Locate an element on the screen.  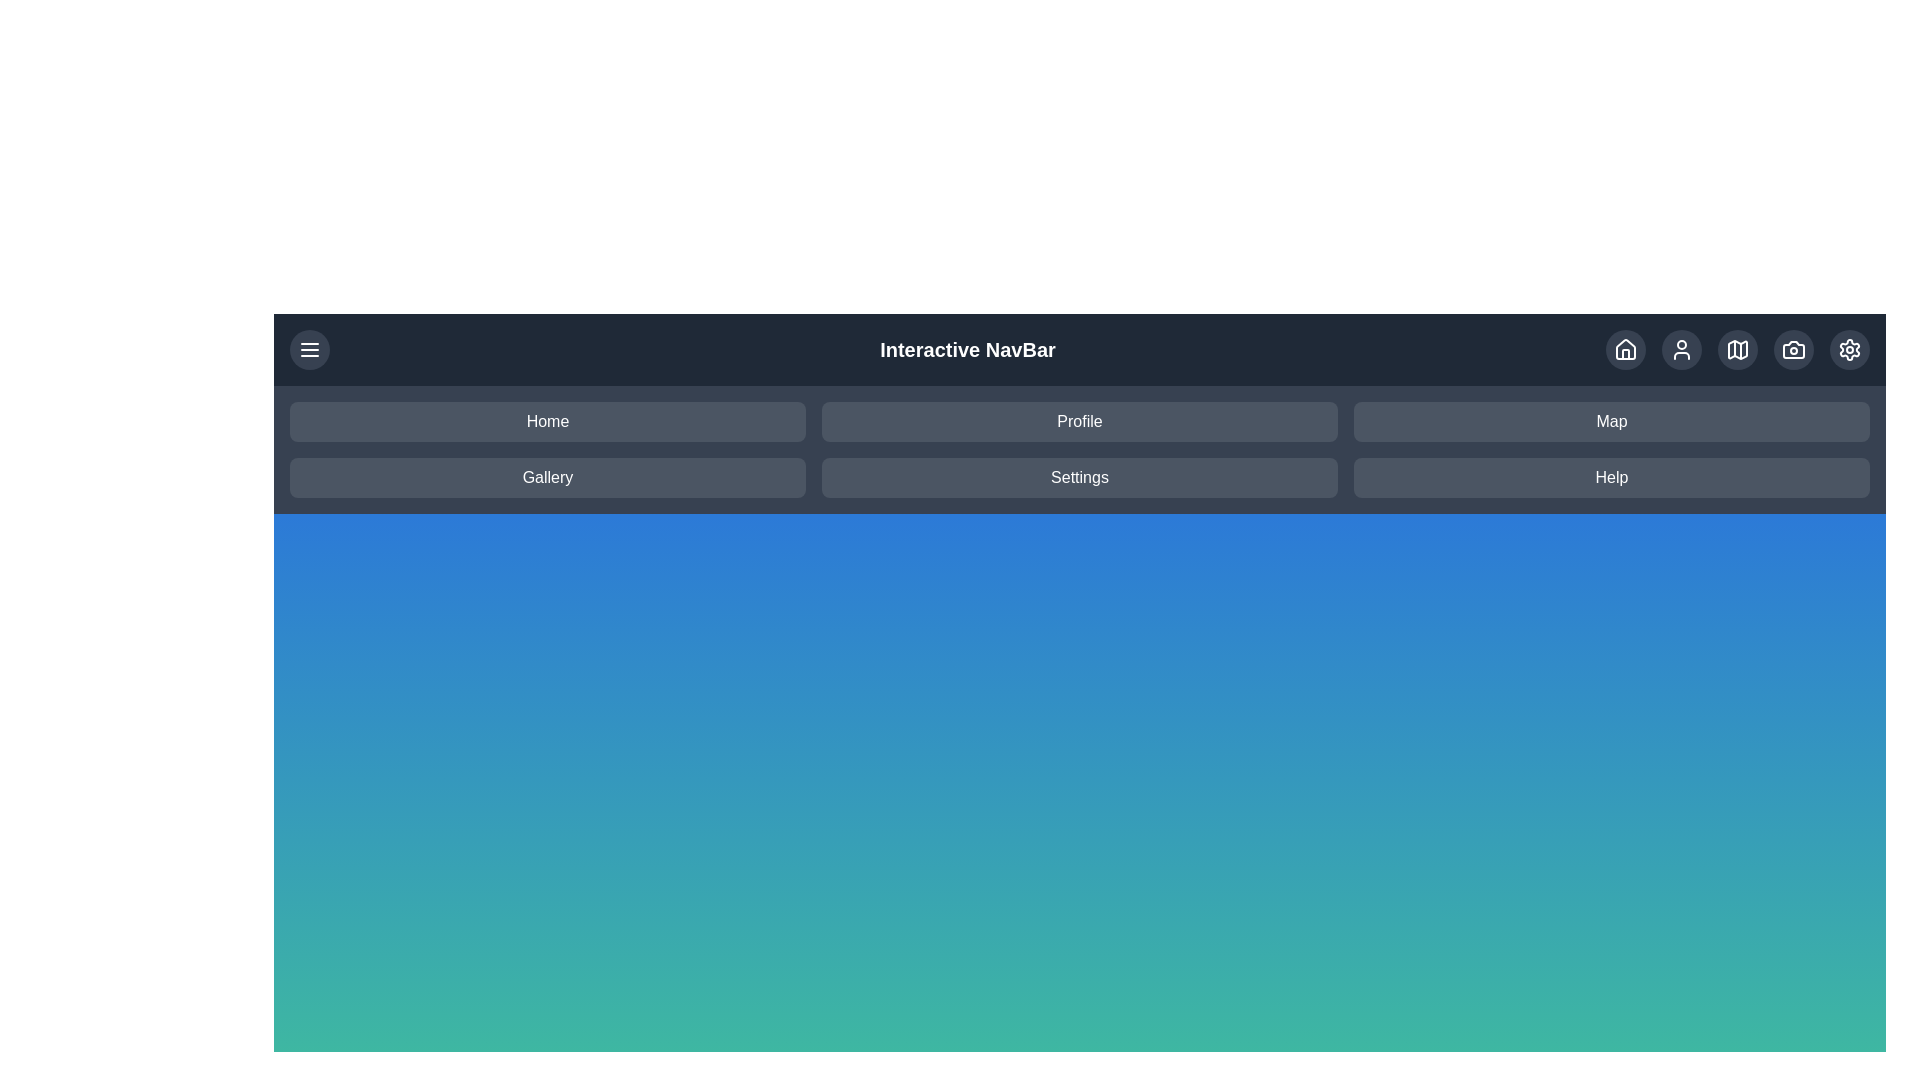
the Map icon in the action bar is located at coordinates (1736, 349).